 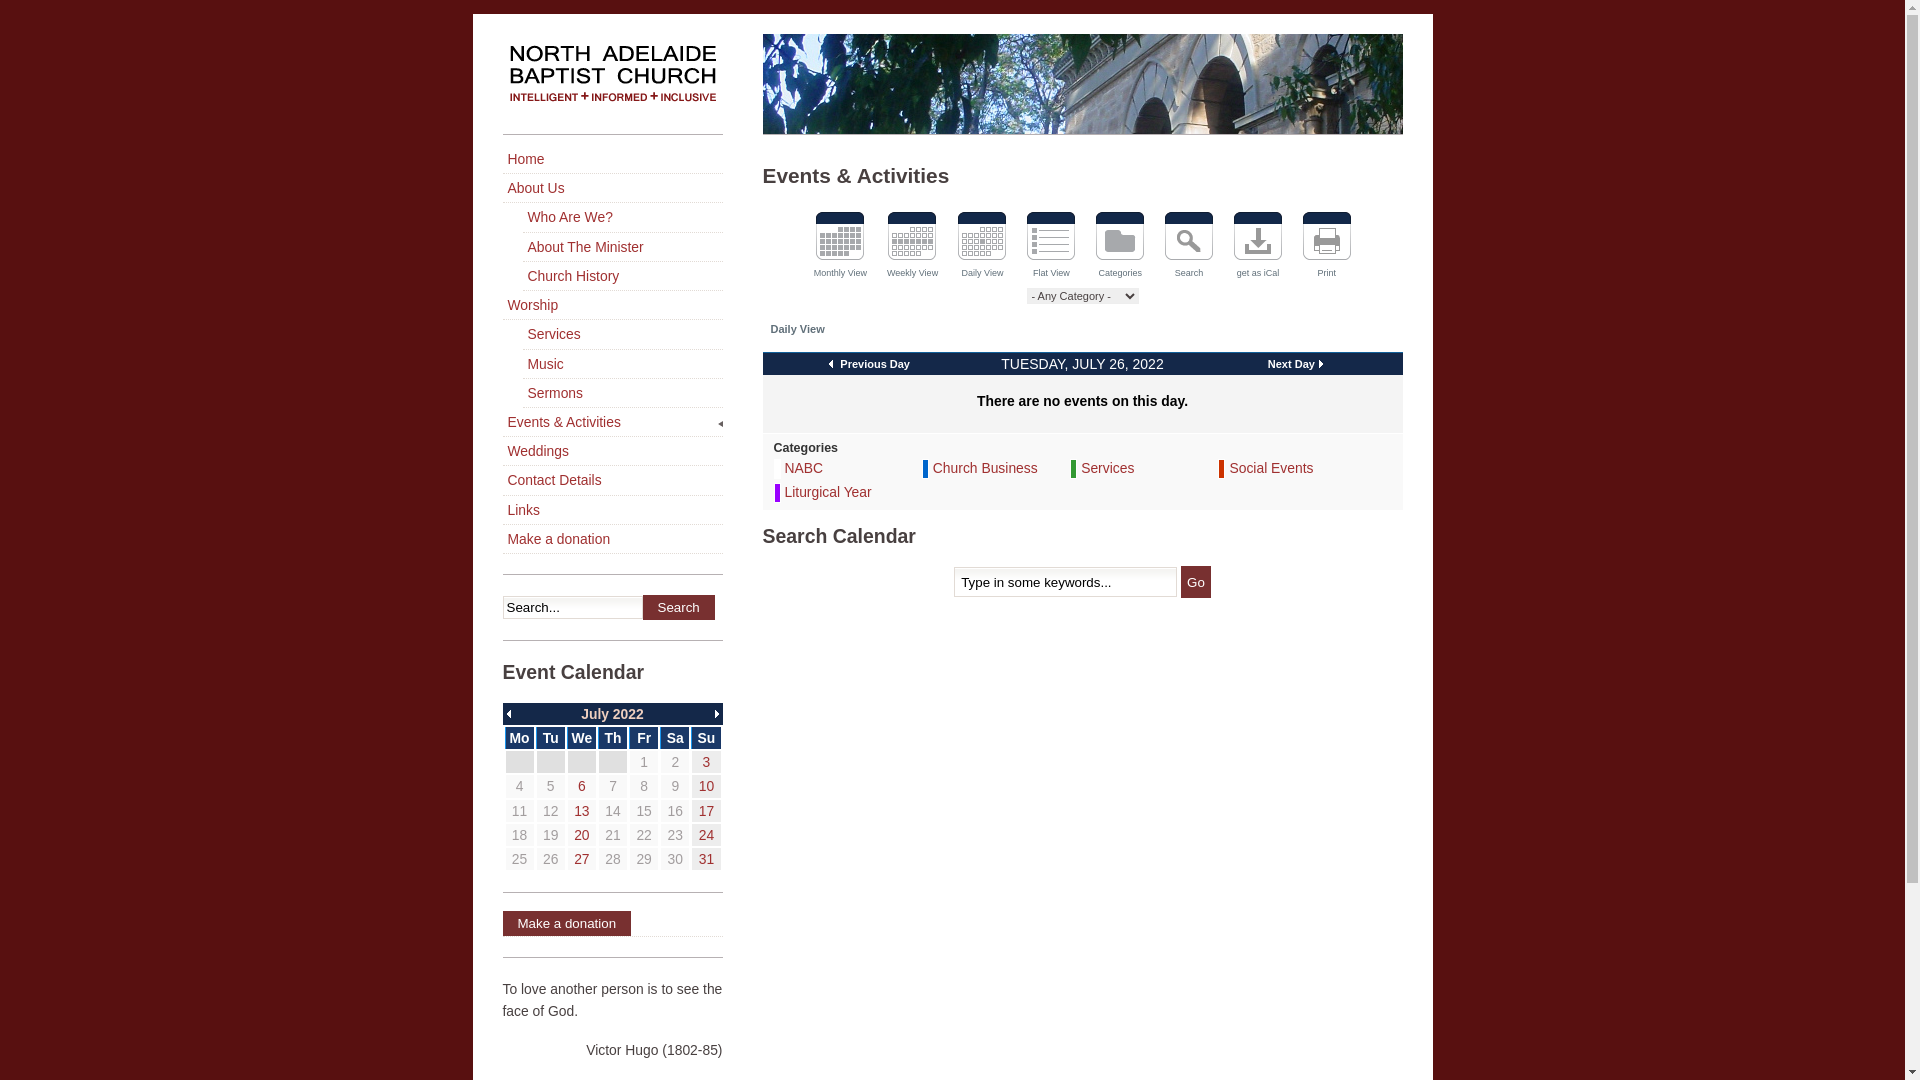 I want to click on 'Categories', so click(x=1120, y=246).